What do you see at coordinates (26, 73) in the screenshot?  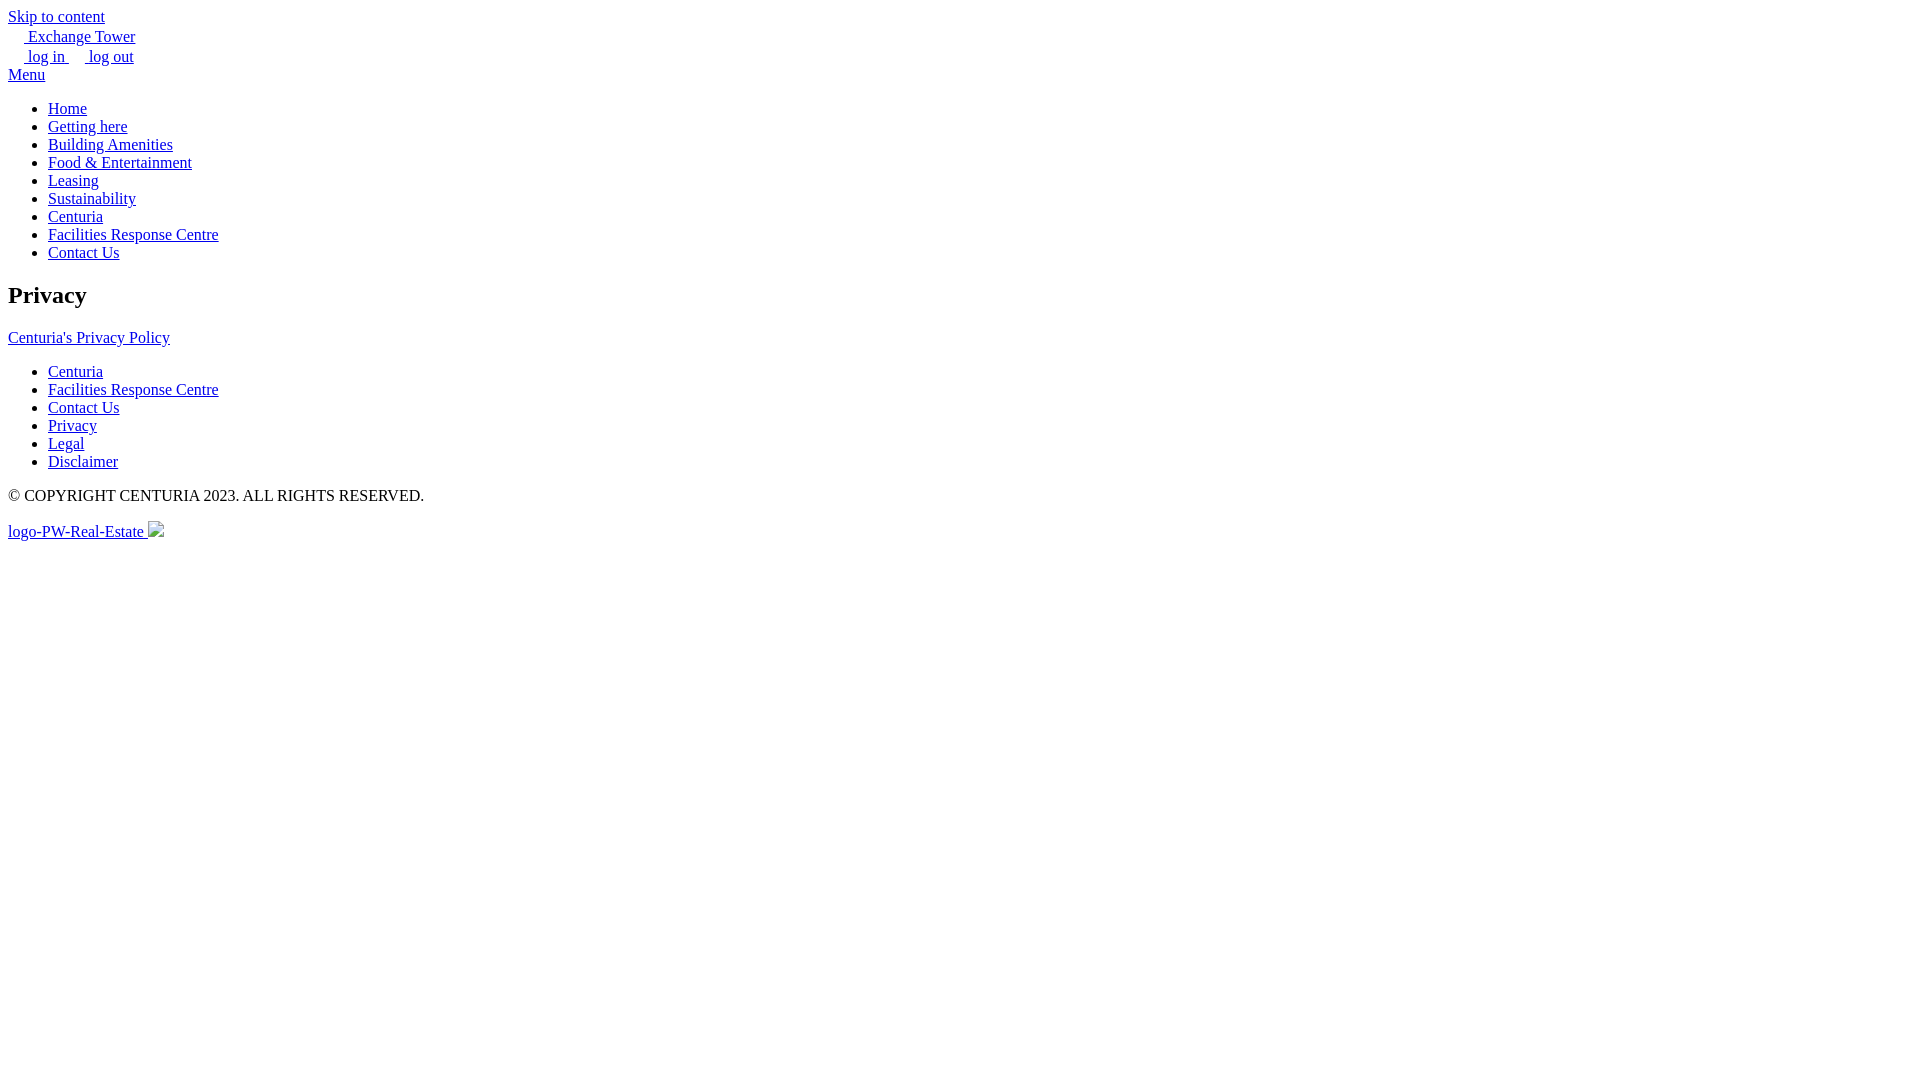 I see `'Menu'` at bounding box center [26, 73].